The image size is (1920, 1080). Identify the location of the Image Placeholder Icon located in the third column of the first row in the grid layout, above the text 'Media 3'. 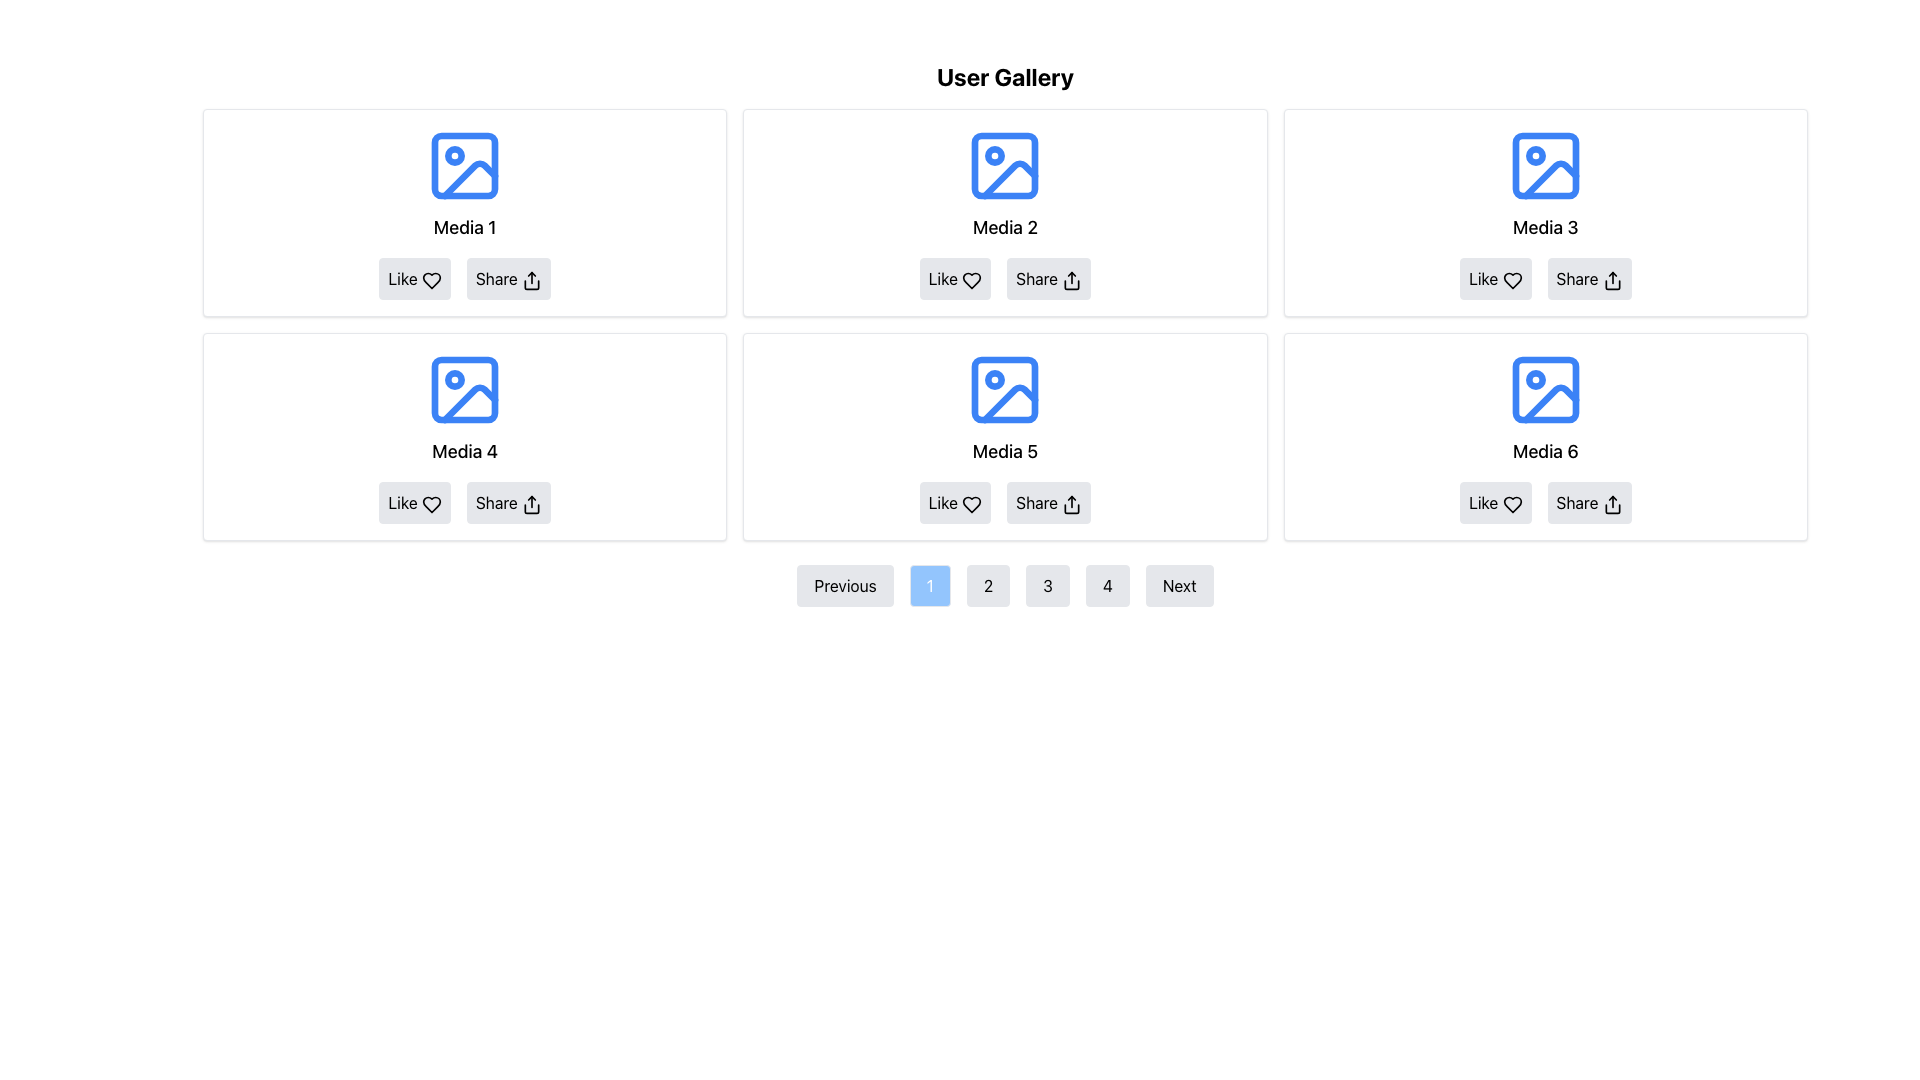
(1544, 164).